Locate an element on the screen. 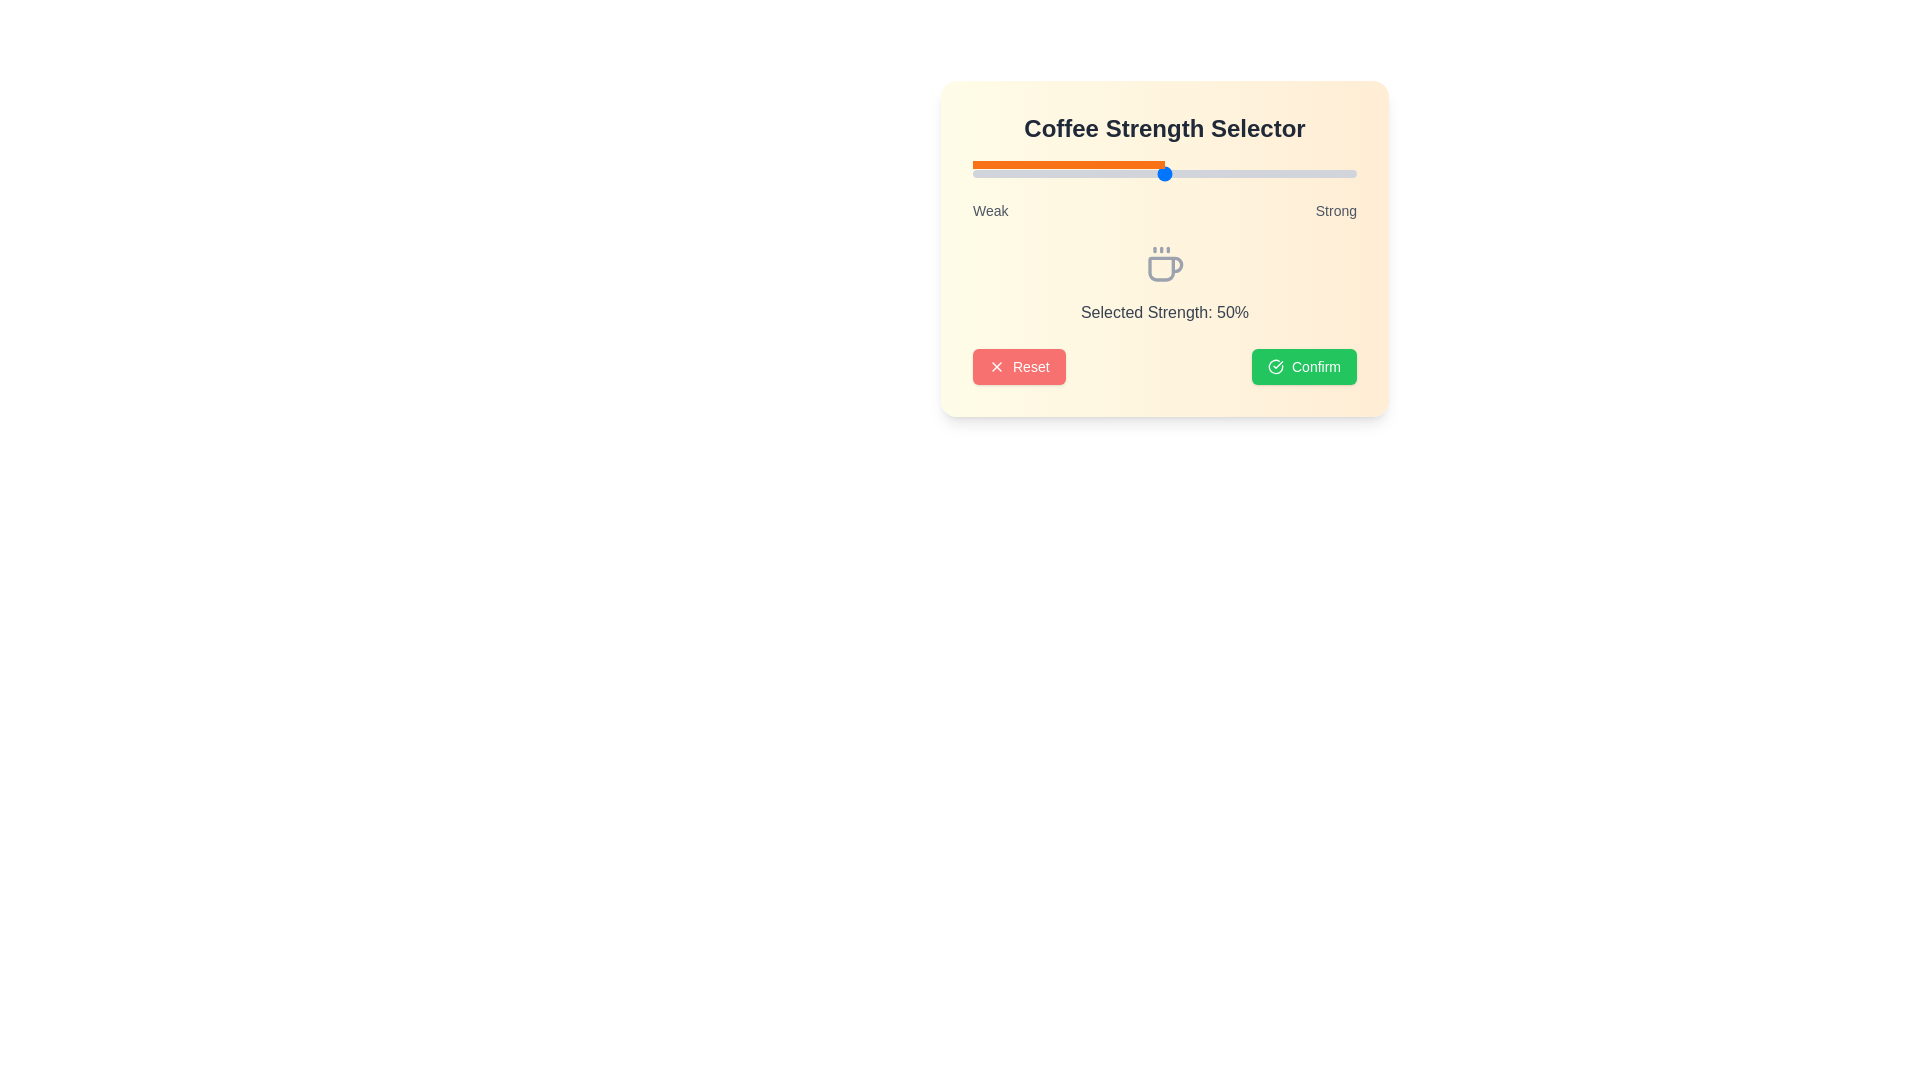 The height and width of the screenshot is (1080, 1920). the 'Reset' button, which has a red background and a white cross icon is located at coordinates (1018, 366).